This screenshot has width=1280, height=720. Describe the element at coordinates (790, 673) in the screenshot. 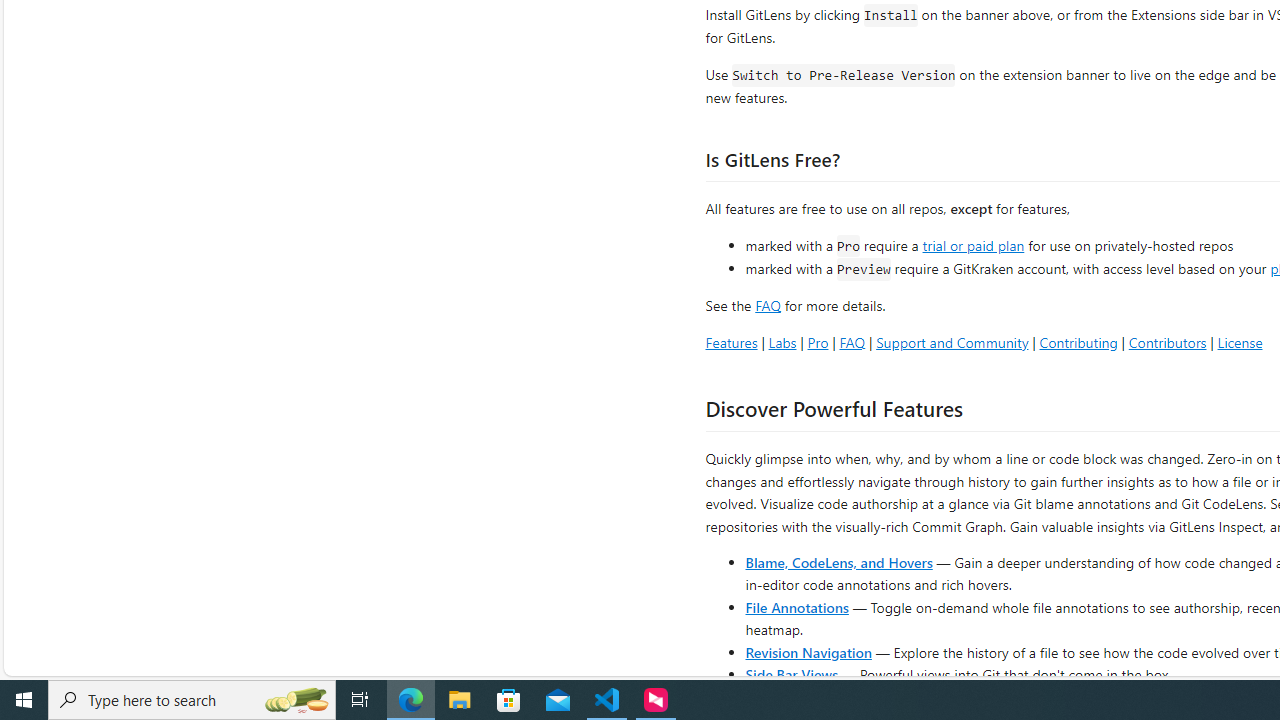

I see `'Side Bar Views'` at that location.